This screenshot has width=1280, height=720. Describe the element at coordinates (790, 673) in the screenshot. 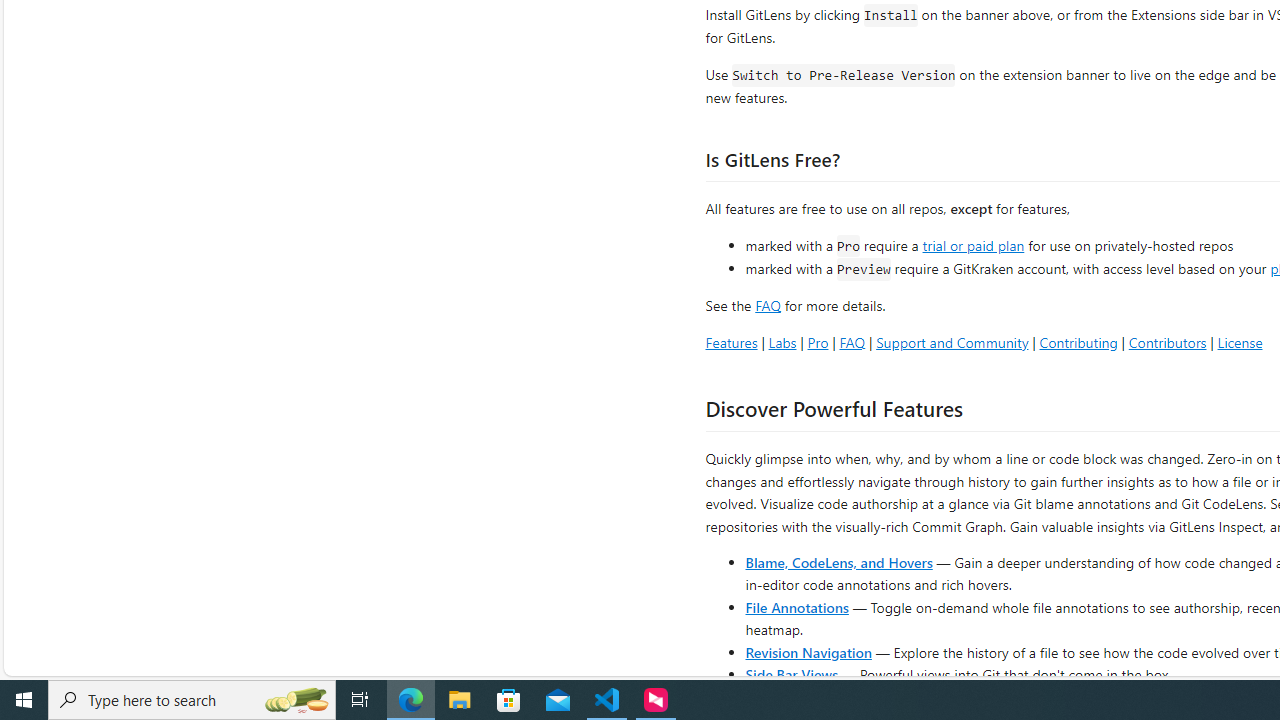

I see `'Side Bar Views'` at that location.